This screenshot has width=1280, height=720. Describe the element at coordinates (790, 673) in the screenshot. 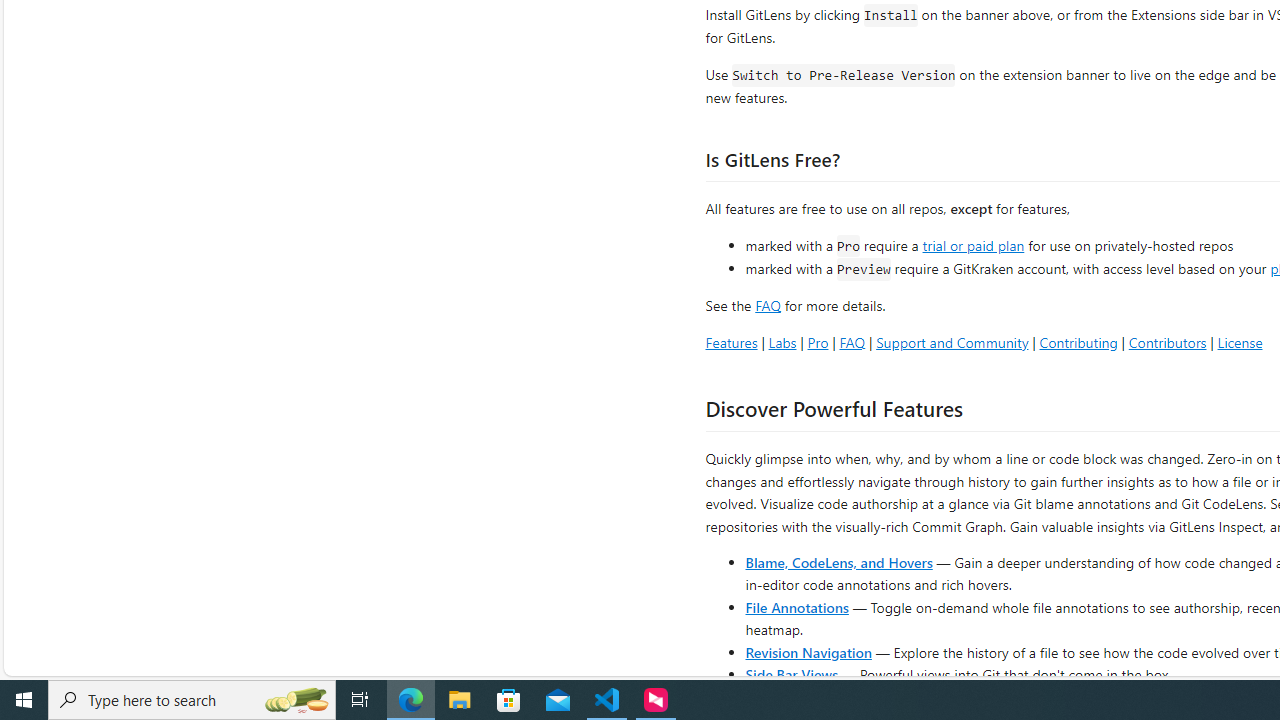

I see `'Side Bar Views'` at that location.